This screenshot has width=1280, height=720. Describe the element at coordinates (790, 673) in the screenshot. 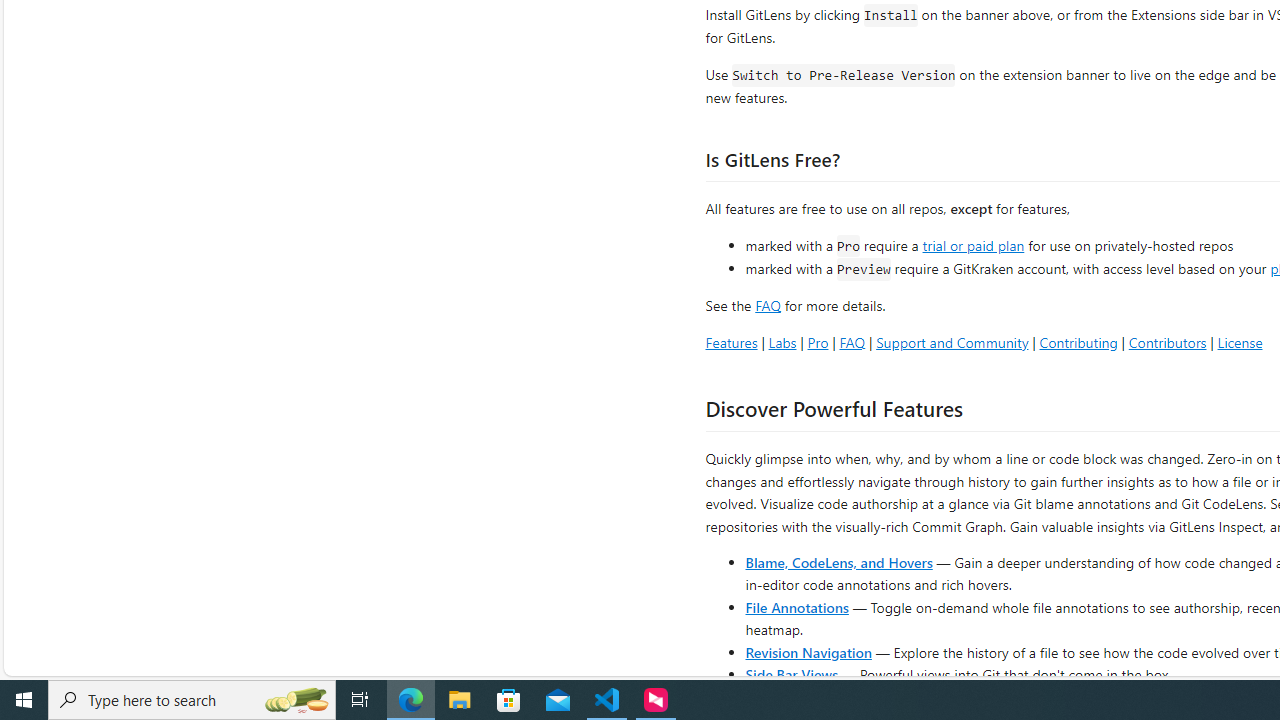

I see `'Side Bar Views'` at that location.